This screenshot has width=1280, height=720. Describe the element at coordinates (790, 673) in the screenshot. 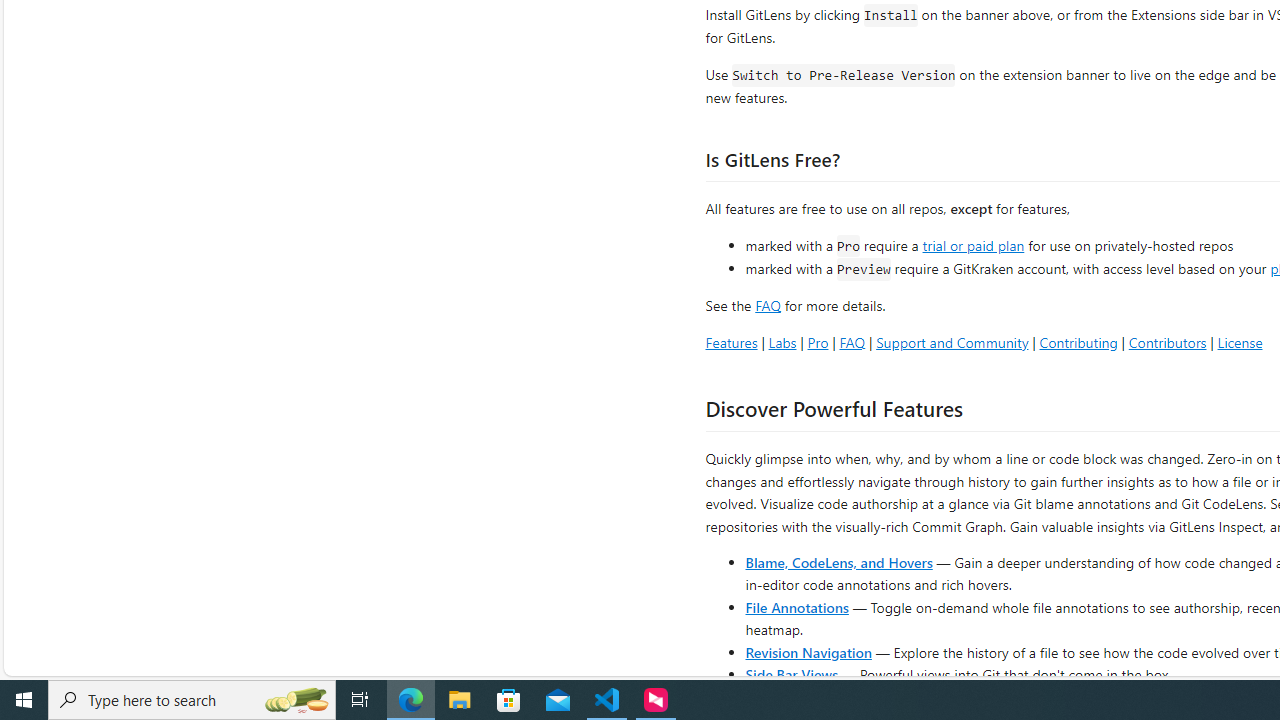

I see `'Side Bar Views'` at that location.